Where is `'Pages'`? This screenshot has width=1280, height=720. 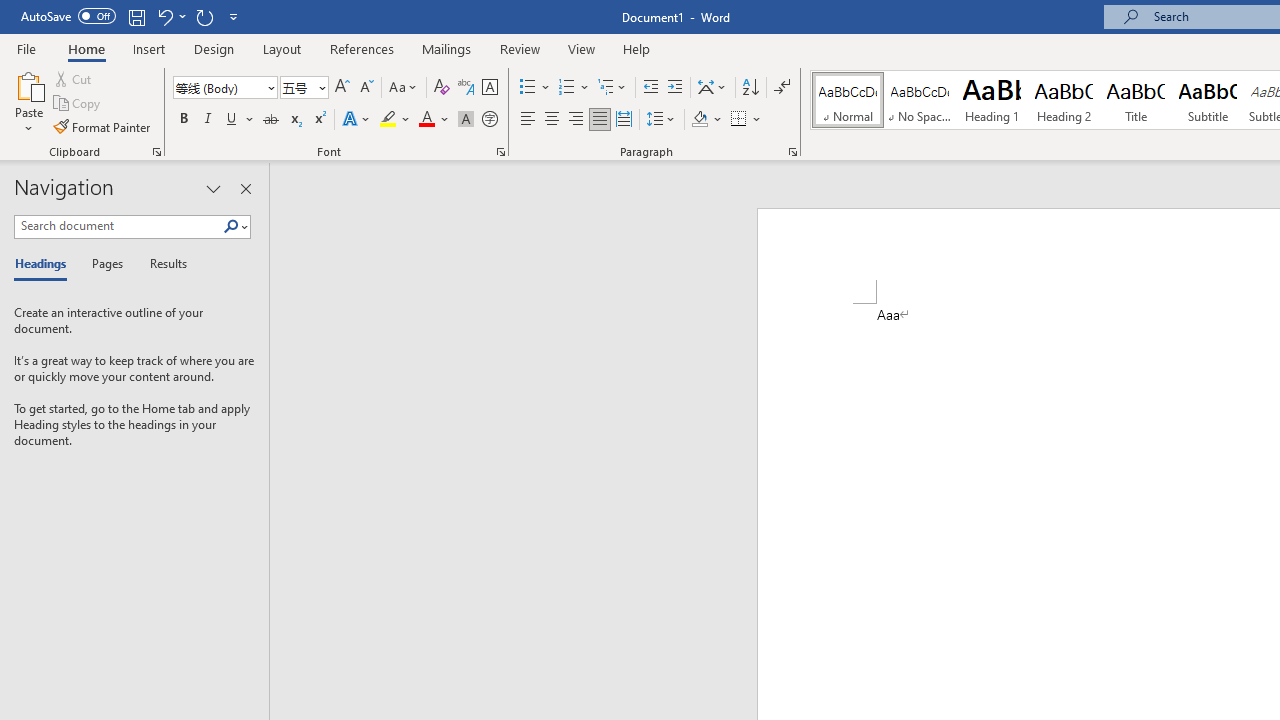
'Pages' is located at coordinates (104, 264).